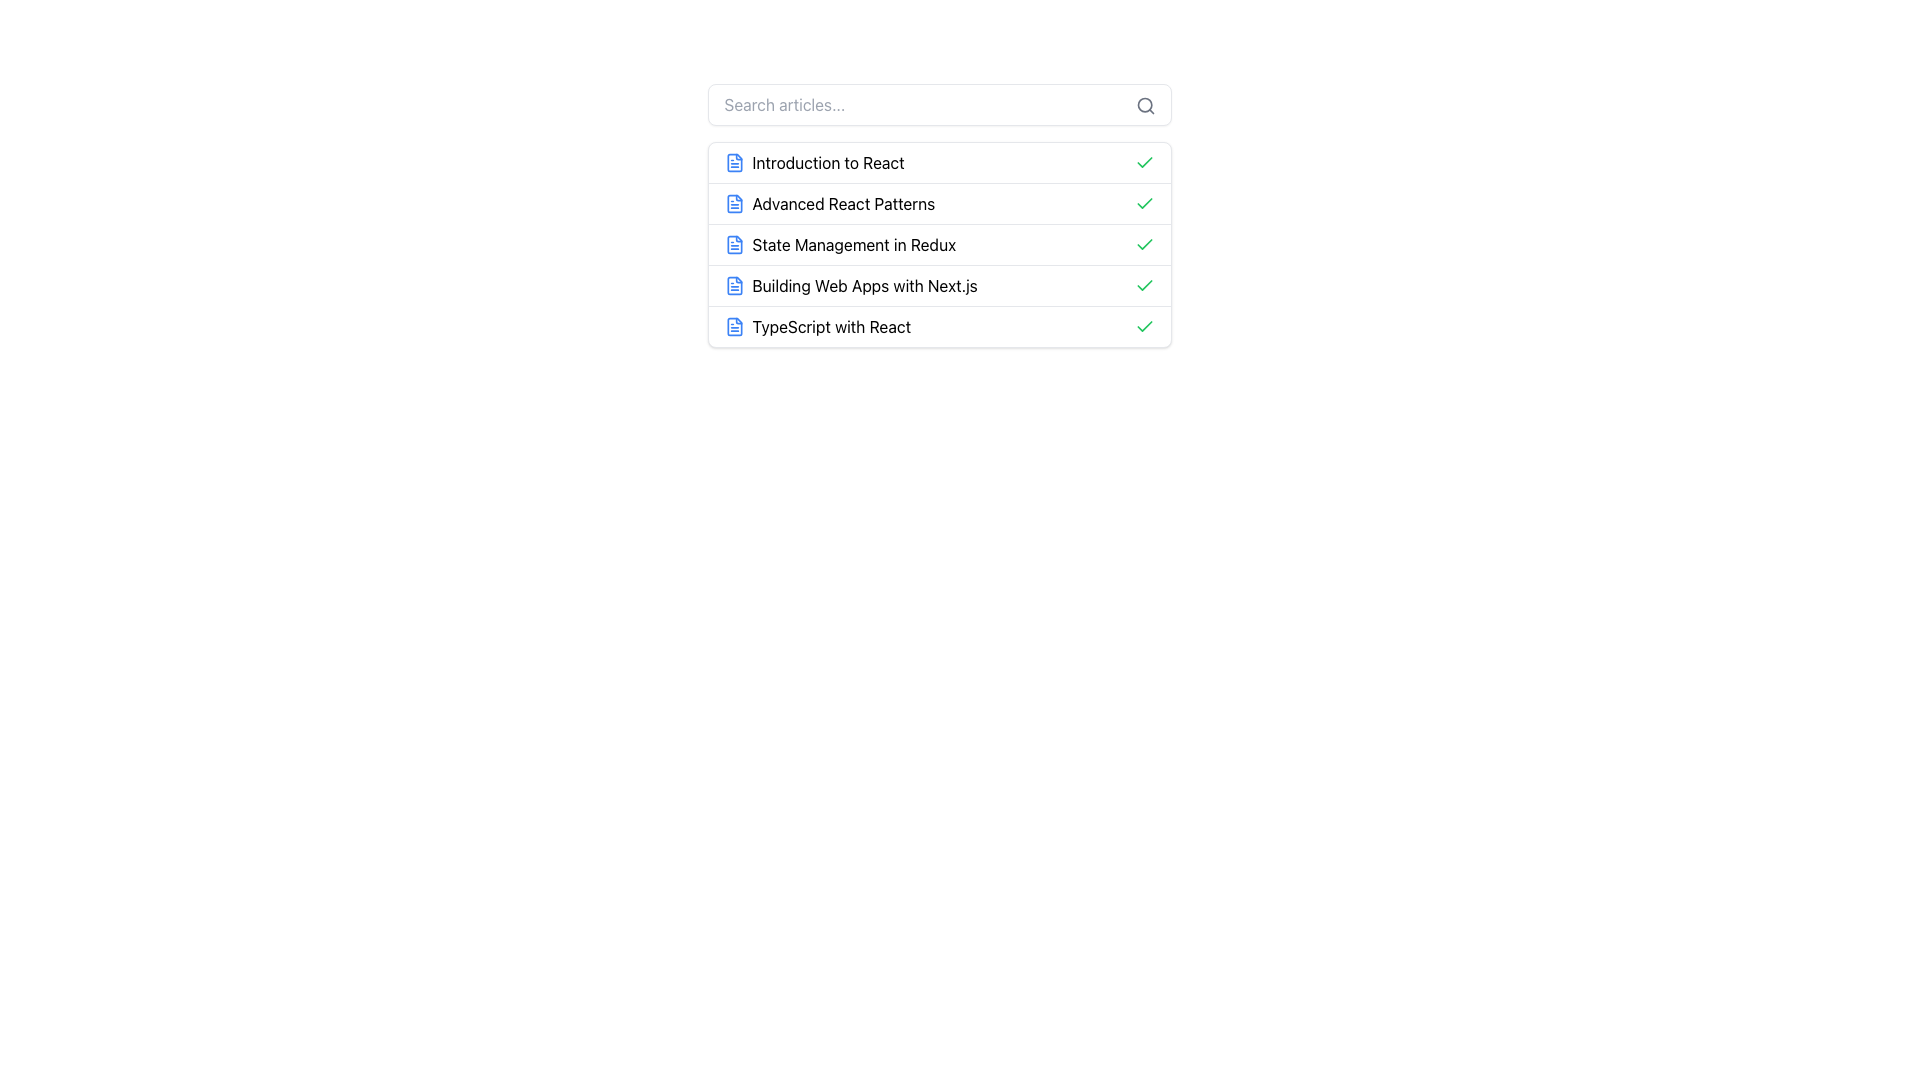  What do you see at coordinates (733, 326) in the screenshot?
I see `the document page icon, styled in blue tones, located to the left of the text 'TypeScript with React' in the vertical list of components` at bounding box center [733, 326].